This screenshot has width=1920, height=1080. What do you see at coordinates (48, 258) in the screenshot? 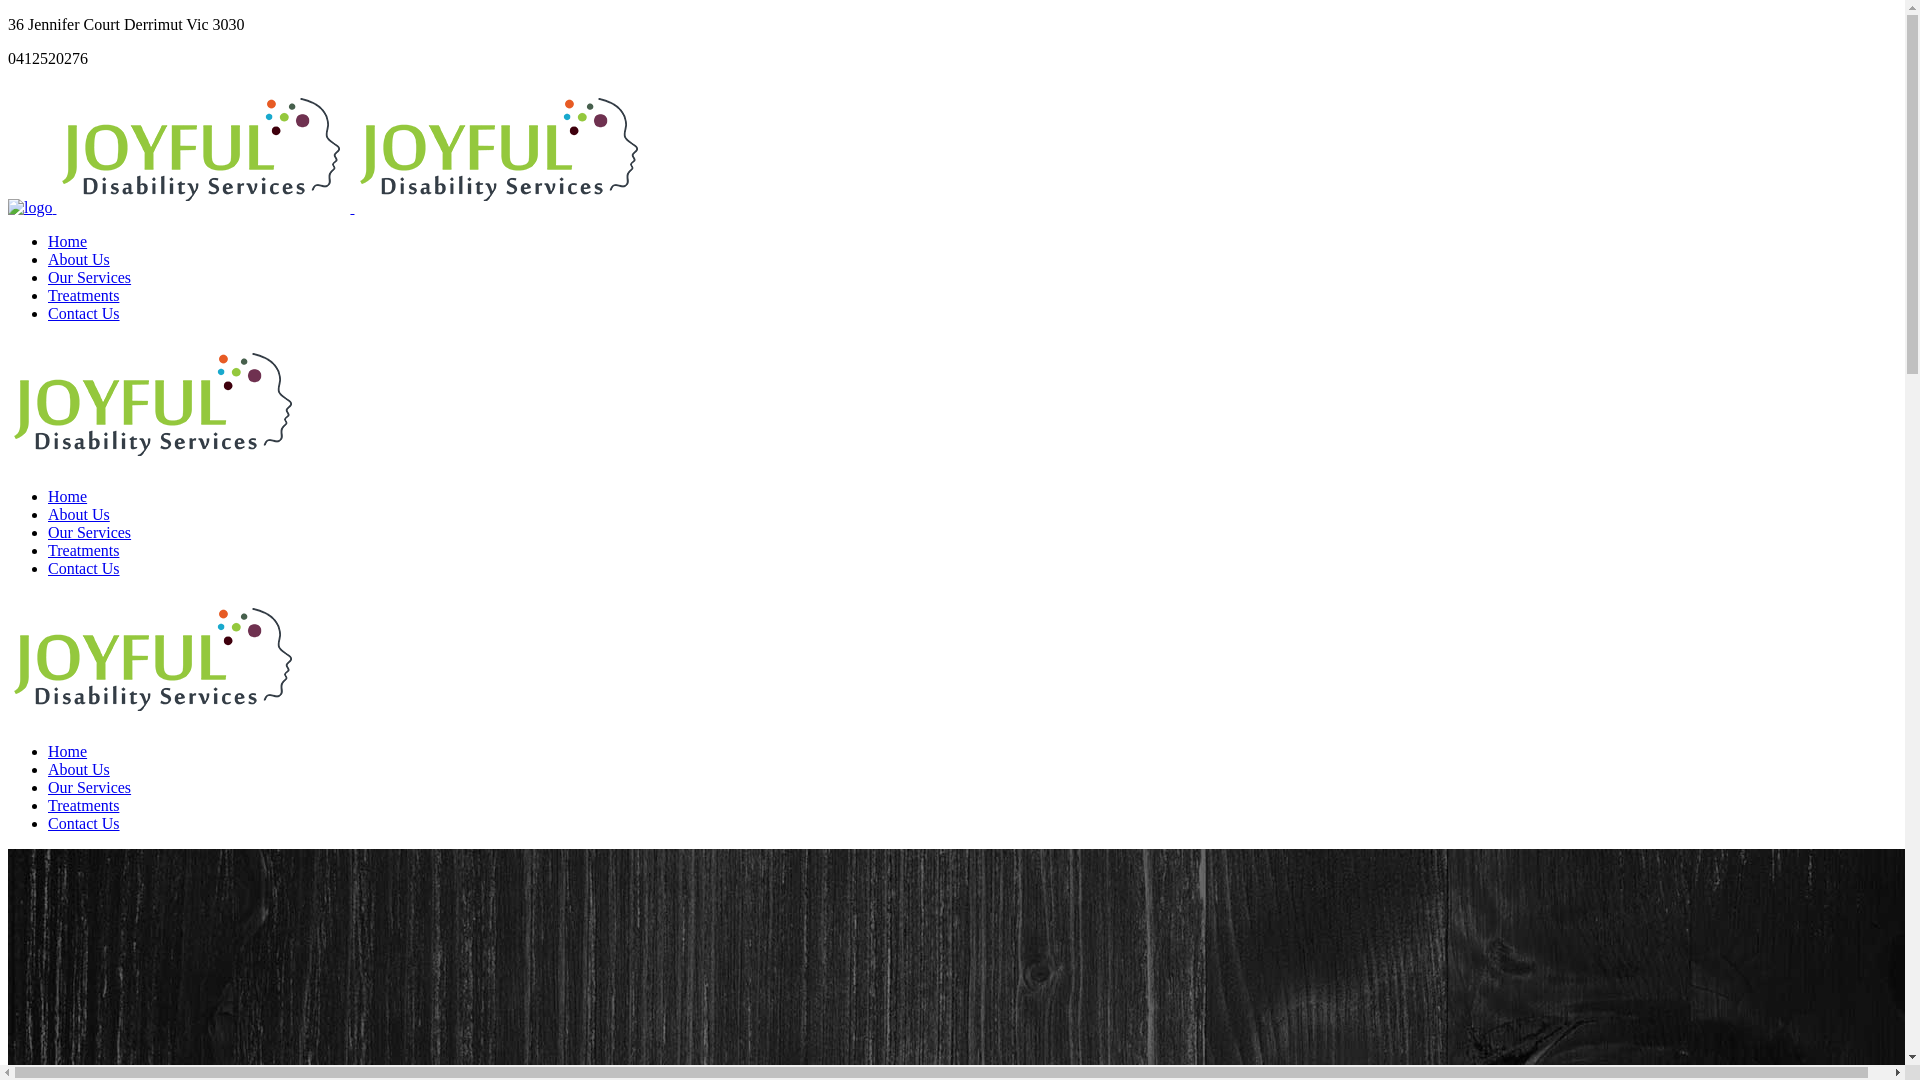
I see `'About Us'` at bounding box center [48, 258].